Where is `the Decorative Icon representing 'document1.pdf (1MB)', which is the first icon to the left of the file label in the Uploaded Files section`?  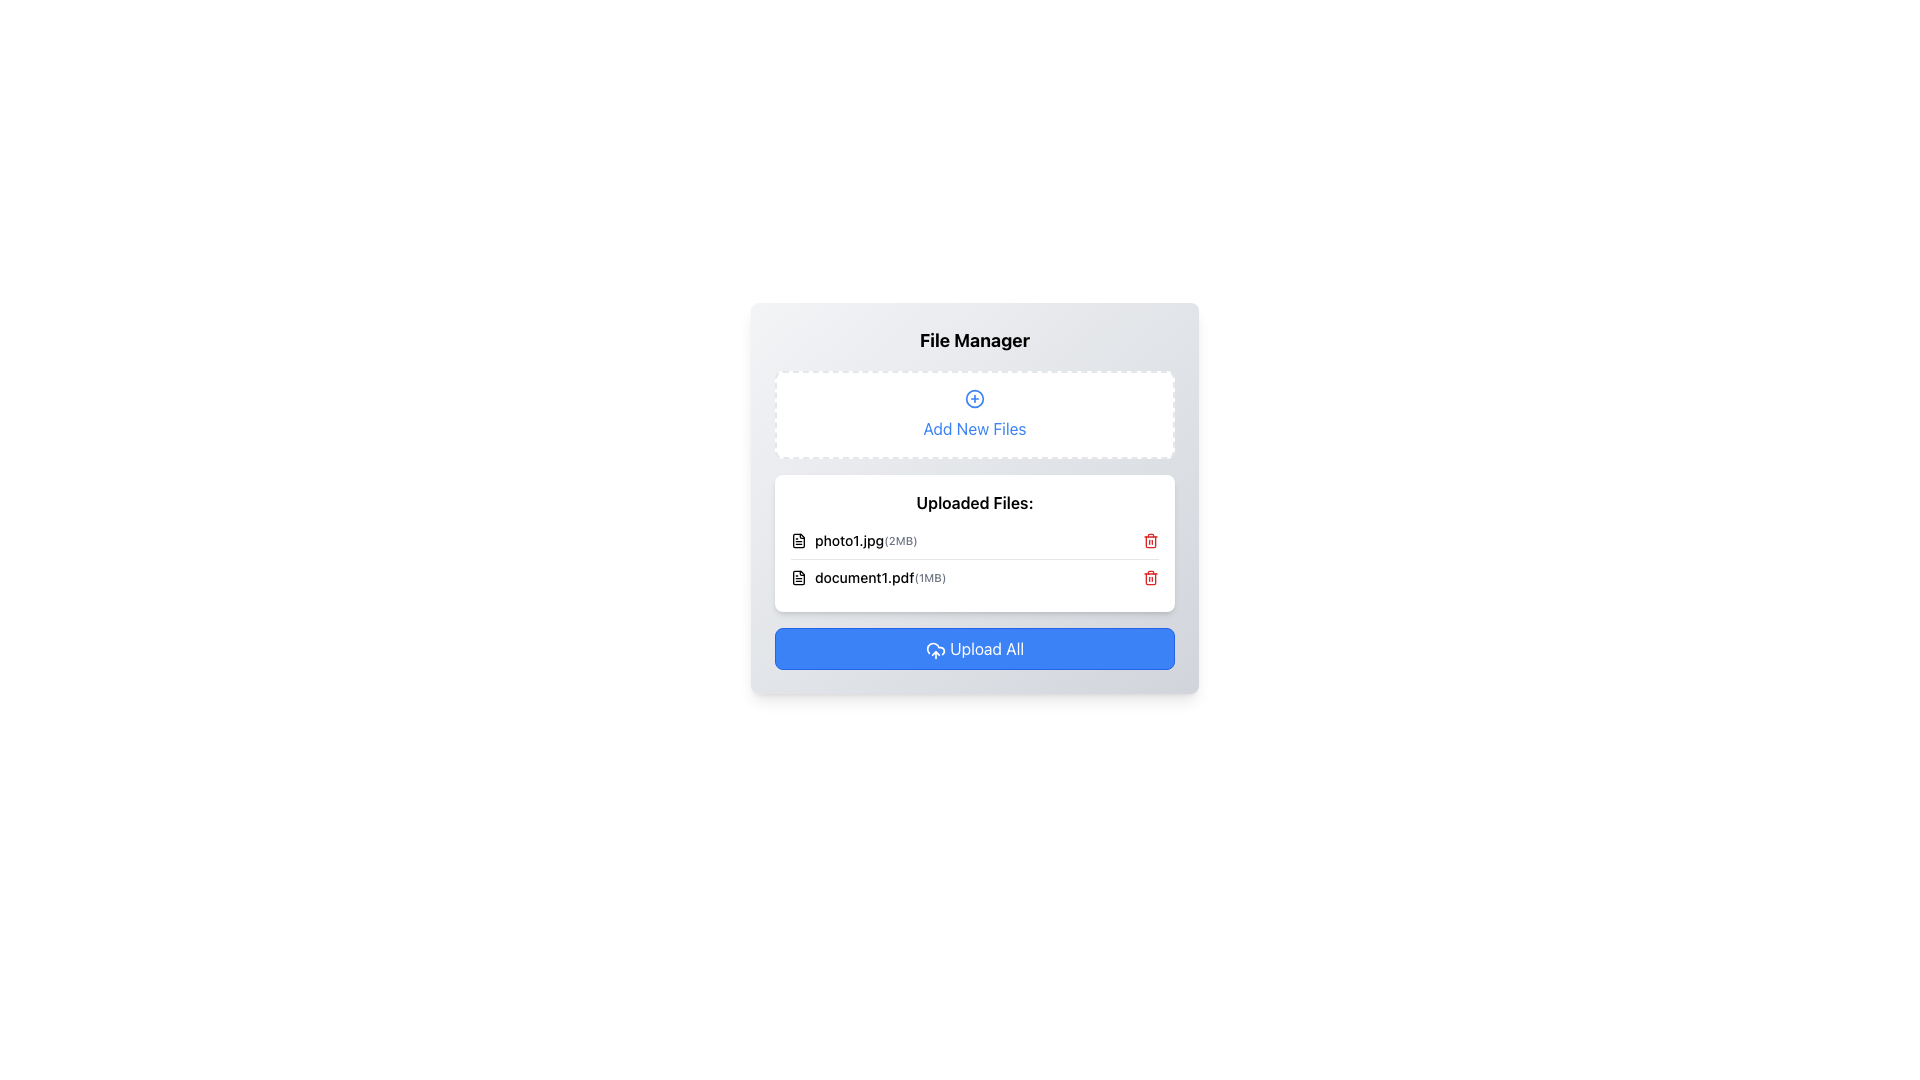 the Decorative Icon representing 'document1.pdf (1MB)', which is the first icon to the left of the file label in the Uploaded Files section is located at coordinates (797, 578).